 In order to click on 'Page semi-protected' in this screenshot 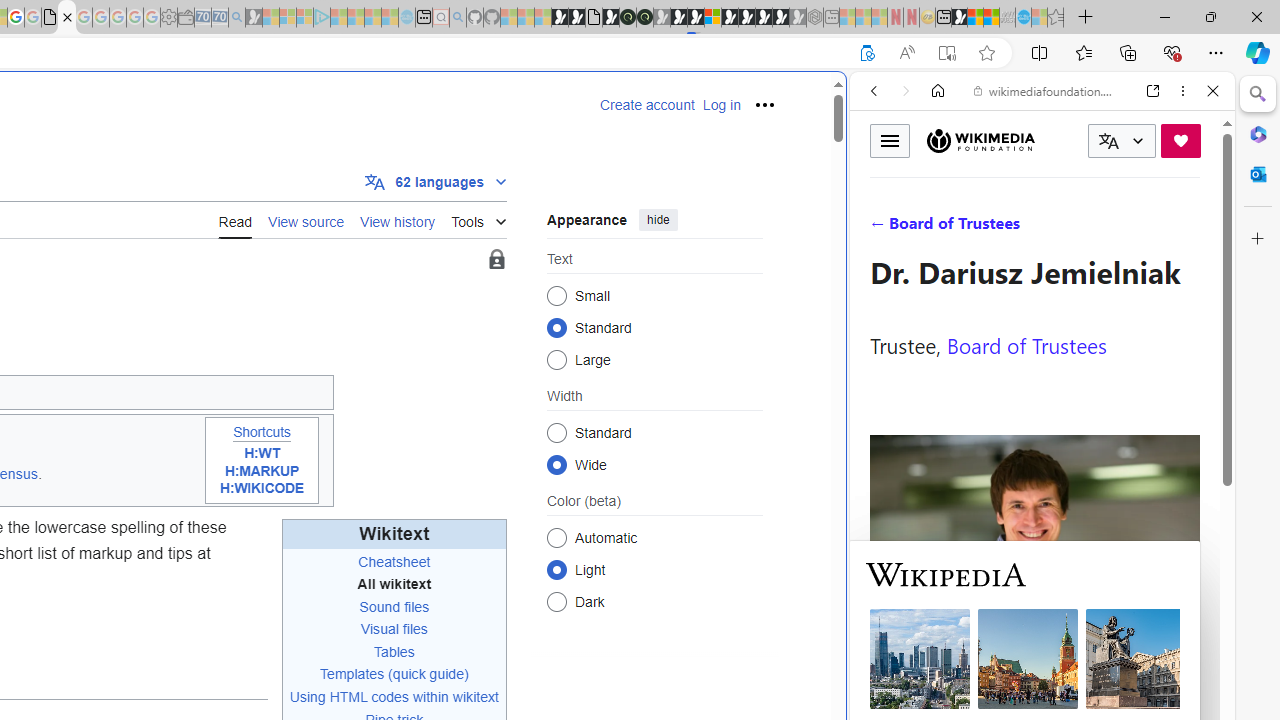, I will do `click(496, 258)`.